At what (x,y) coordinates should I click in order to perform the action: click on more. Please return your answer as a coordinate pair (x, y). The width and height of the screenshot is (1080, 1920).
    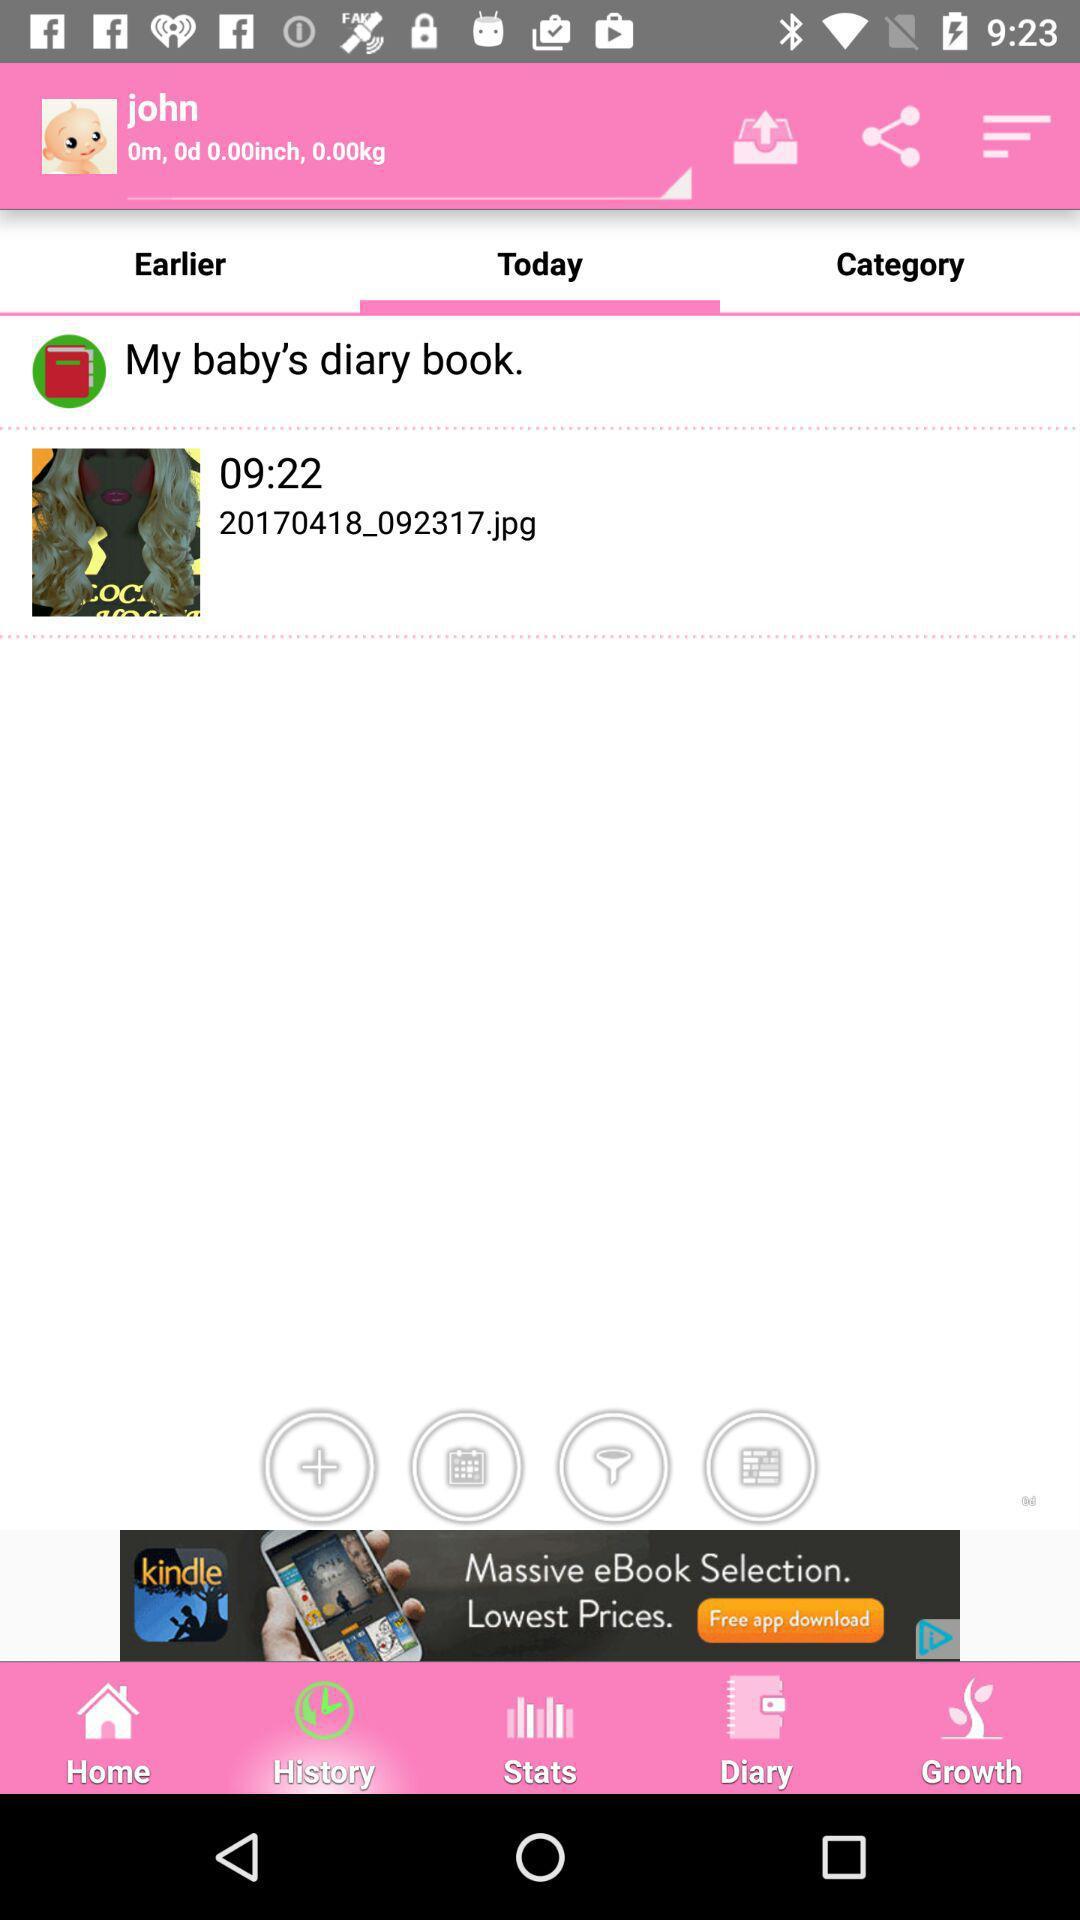
    Looking at the image, I should click on (318, 1467).